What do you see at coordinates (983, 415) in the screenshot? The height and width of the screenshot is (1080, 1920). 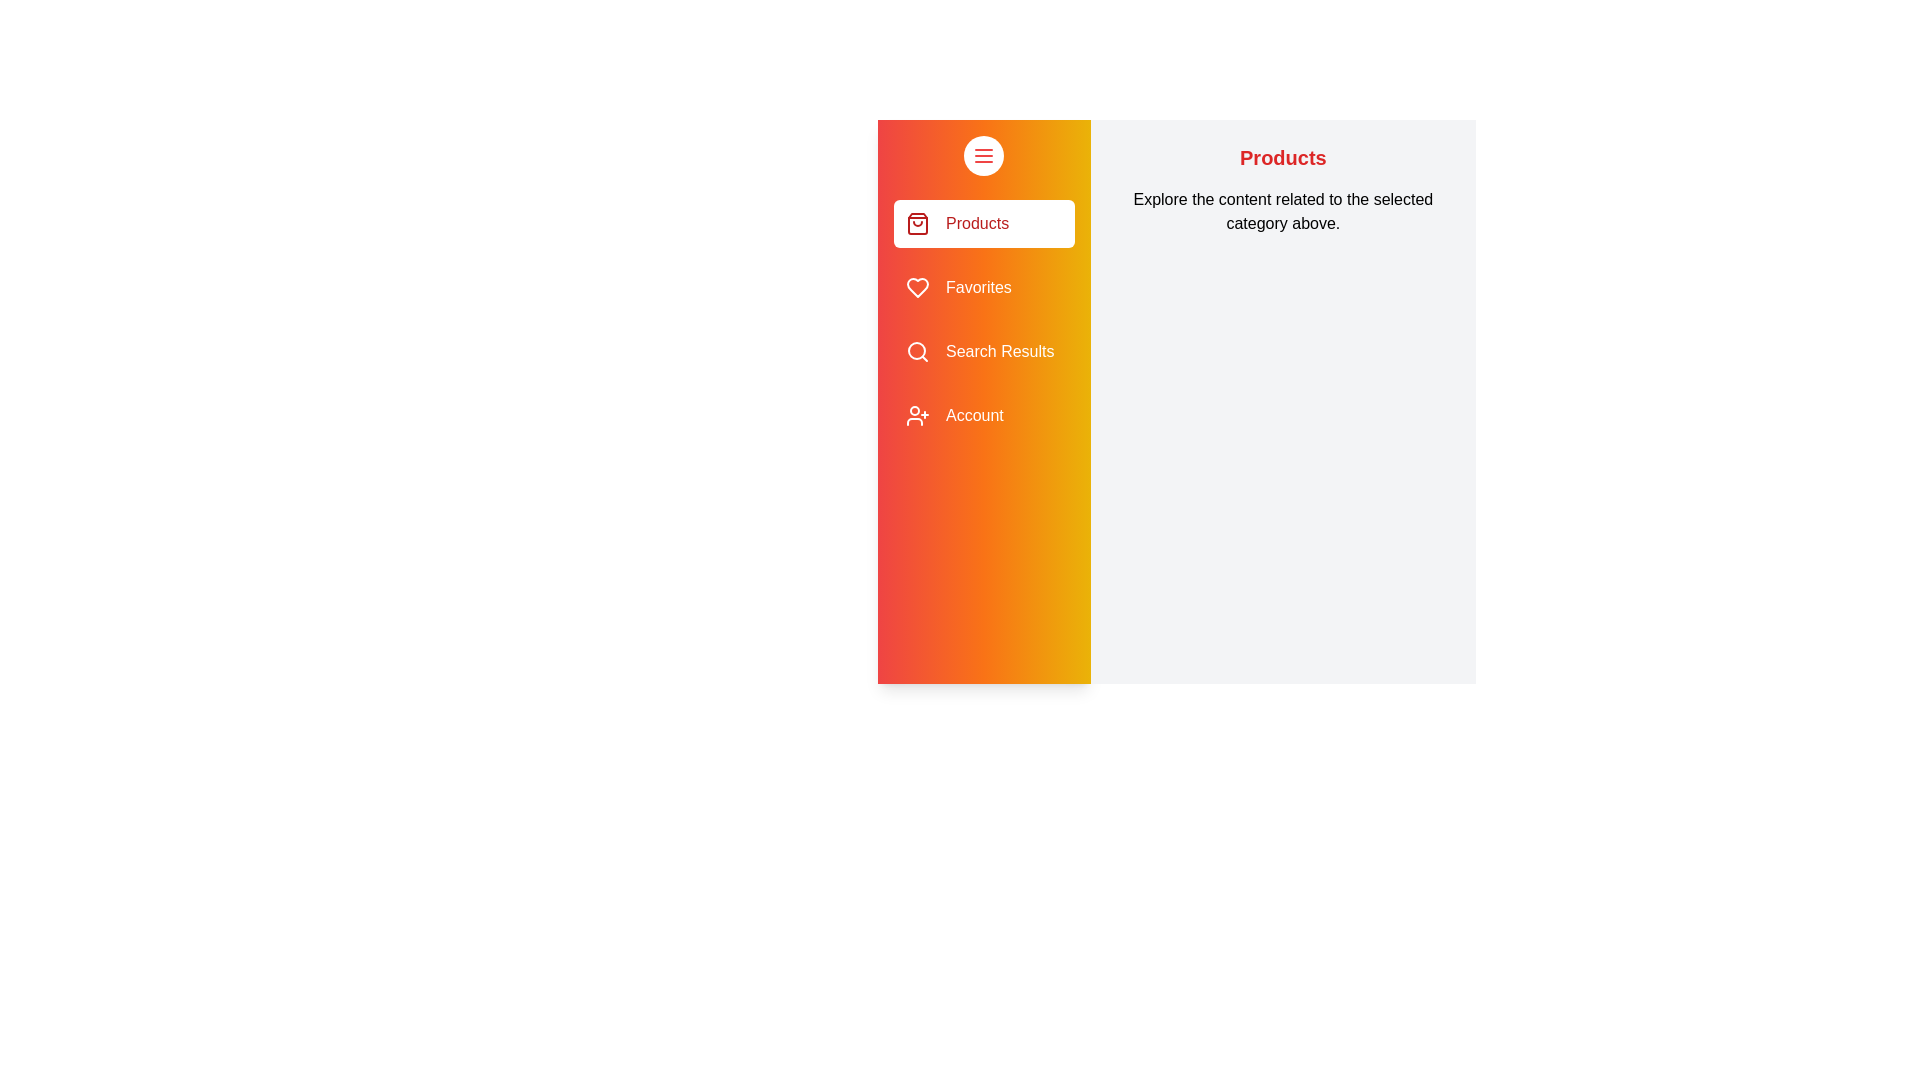 I see `the category Account from the sidebar` at bounding box center [983, 415].